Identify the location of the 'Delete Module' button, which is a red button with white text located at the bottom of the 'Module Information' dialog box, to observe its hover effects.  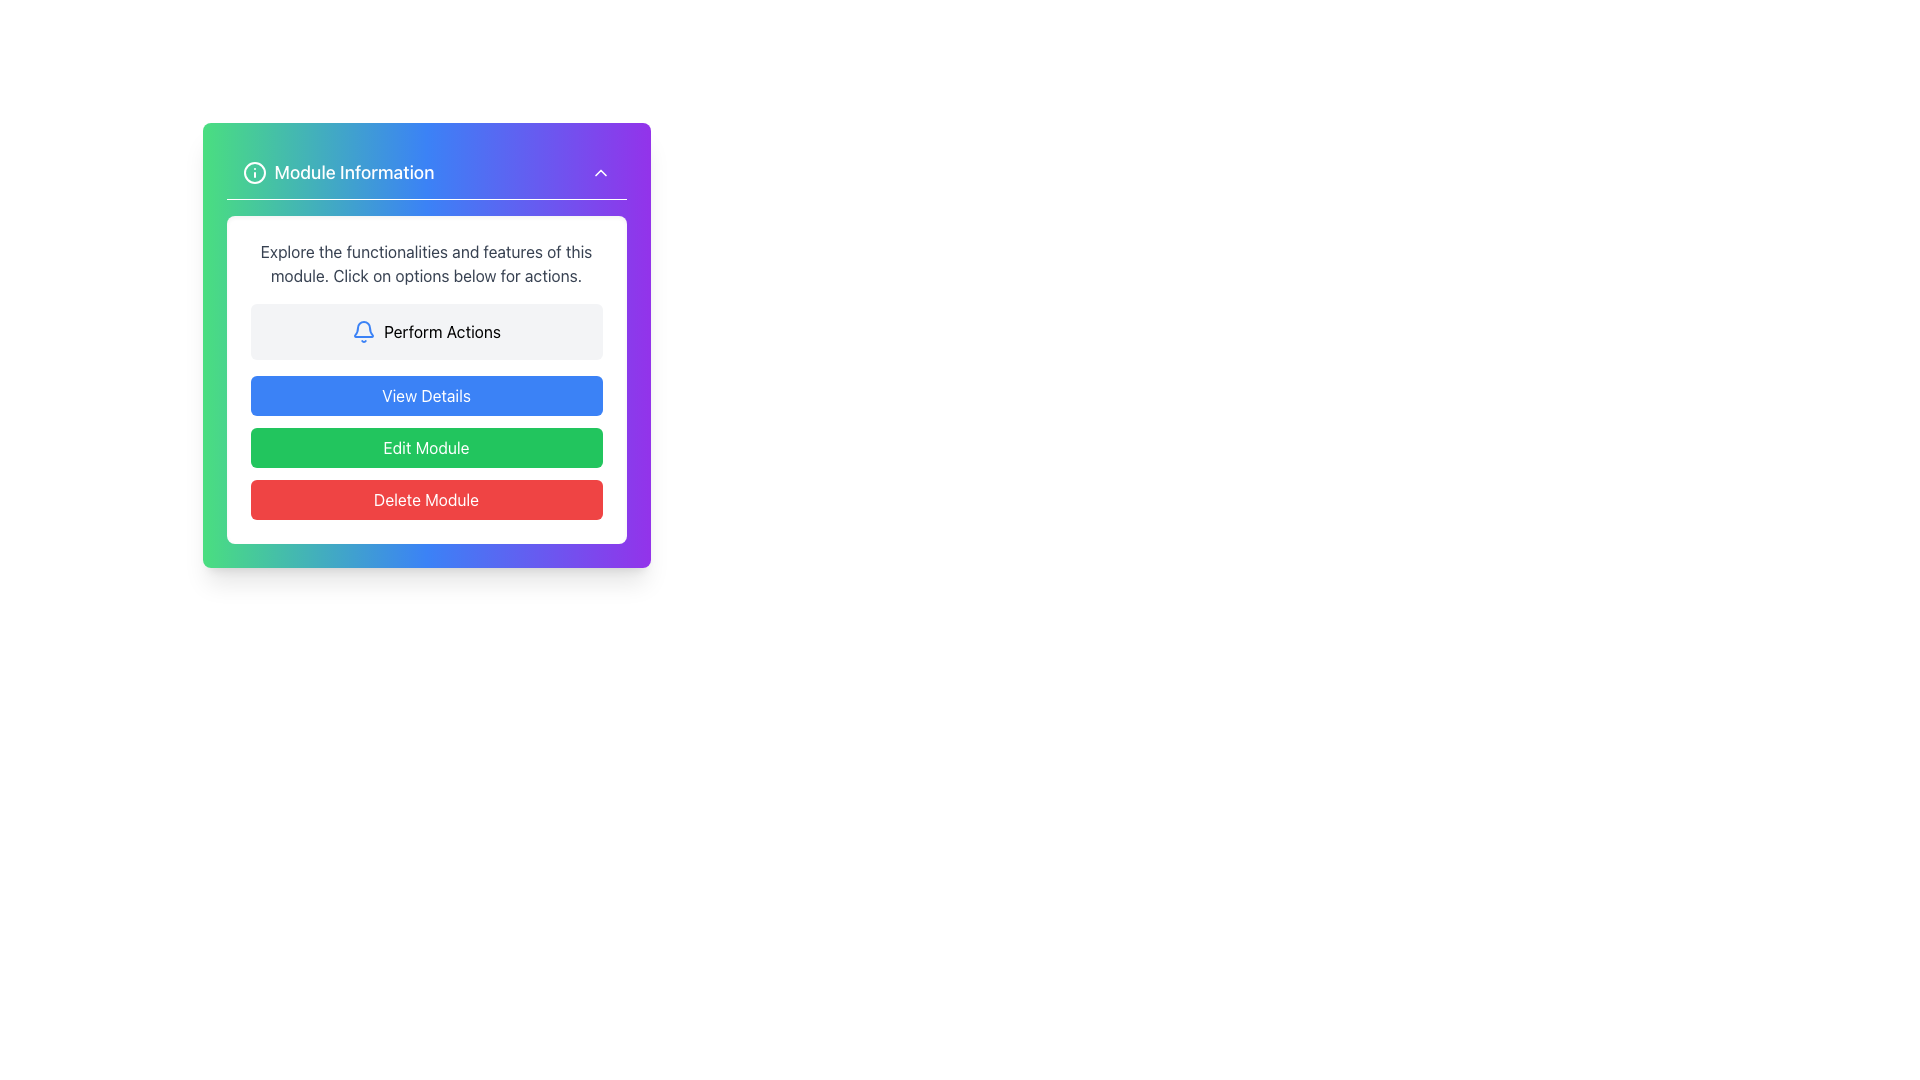
(425, 499).